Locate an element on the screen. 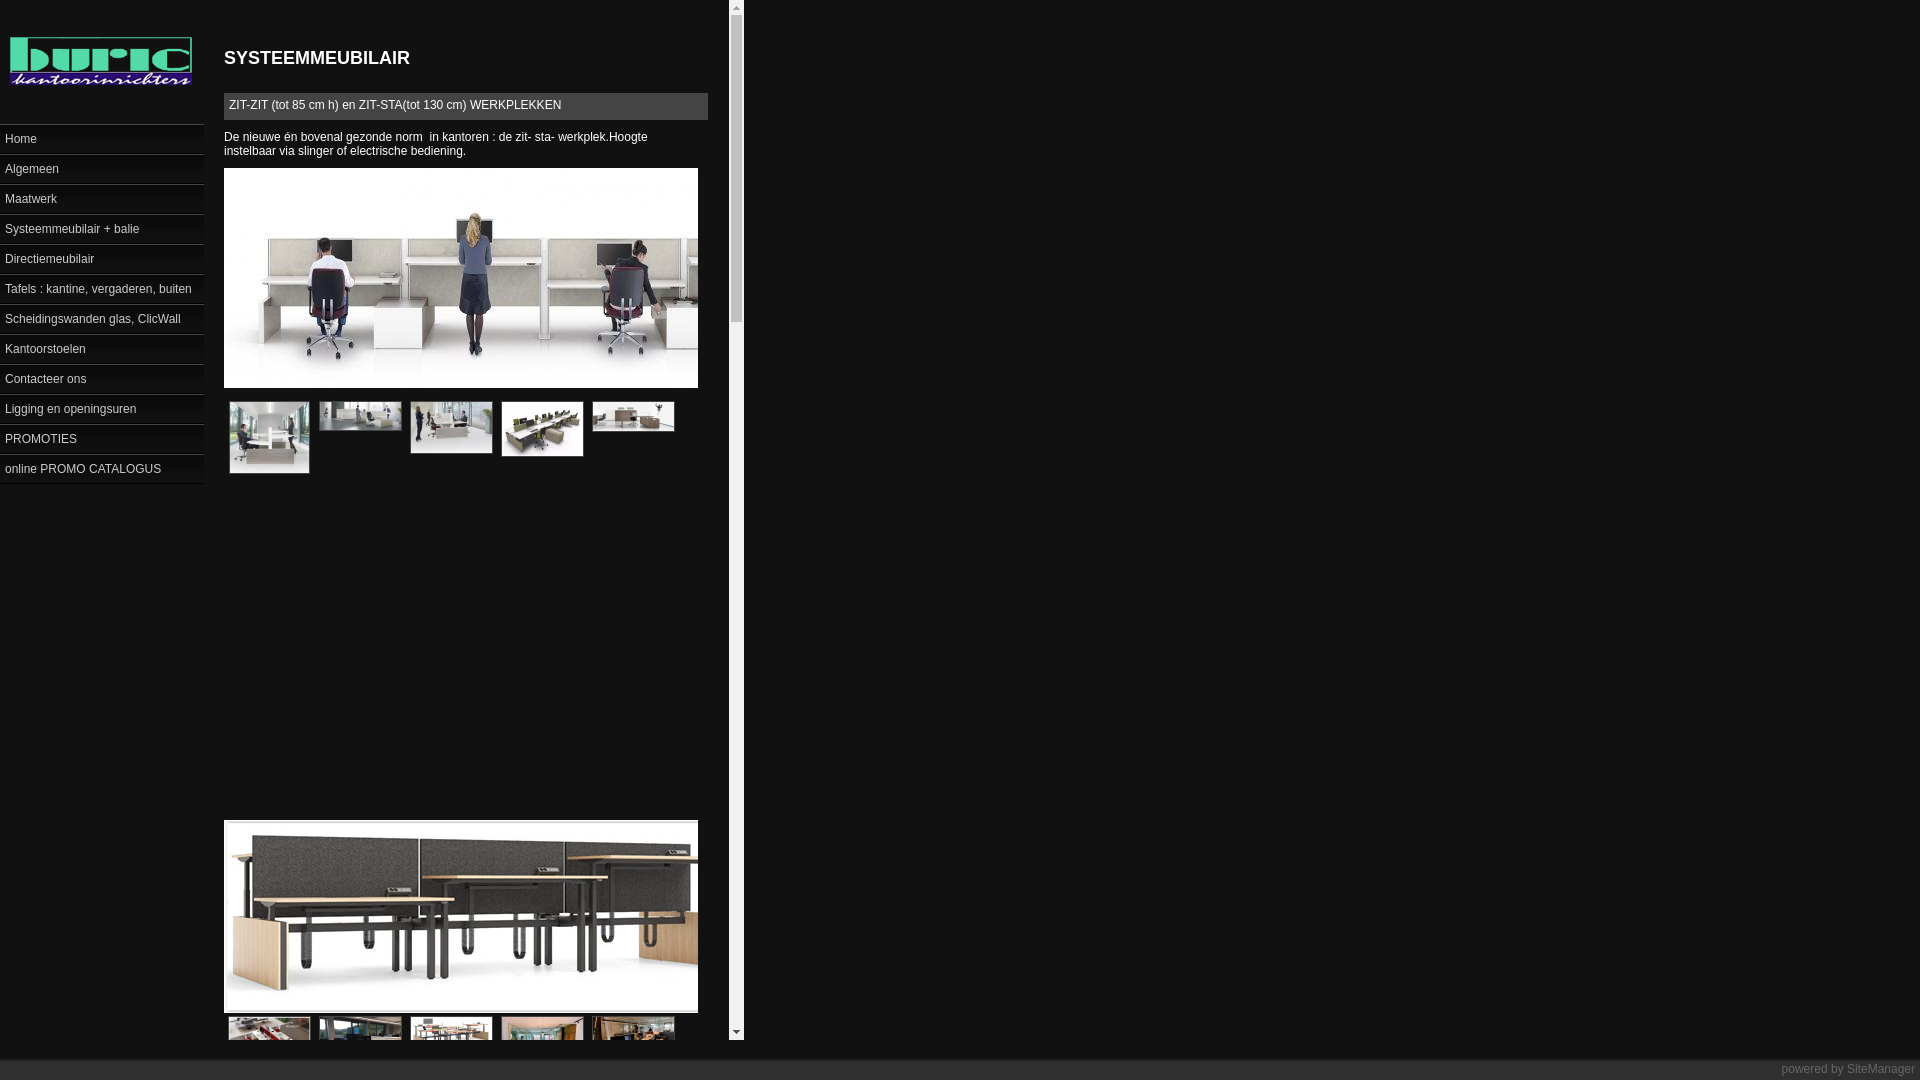 The height and width of the screenshot is (1080, 1920). 'Tafels : kantine, vergaderen, buiten' is located at coordinates (100, 288).